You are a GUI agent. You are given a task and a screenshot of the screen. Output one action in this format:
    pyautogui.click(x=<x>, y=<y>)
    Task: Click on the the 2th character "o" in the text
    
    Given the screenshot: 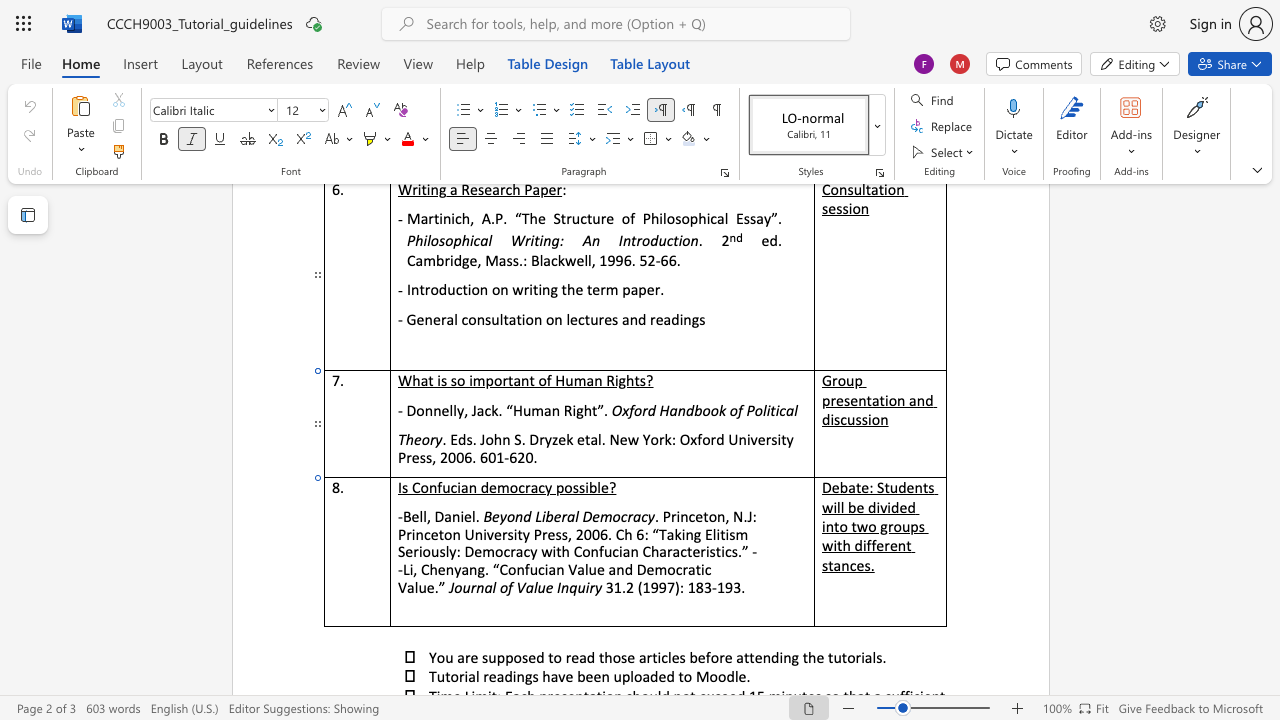 What is the action you would take?
    pyautogui.click(x=654, y=438)
    